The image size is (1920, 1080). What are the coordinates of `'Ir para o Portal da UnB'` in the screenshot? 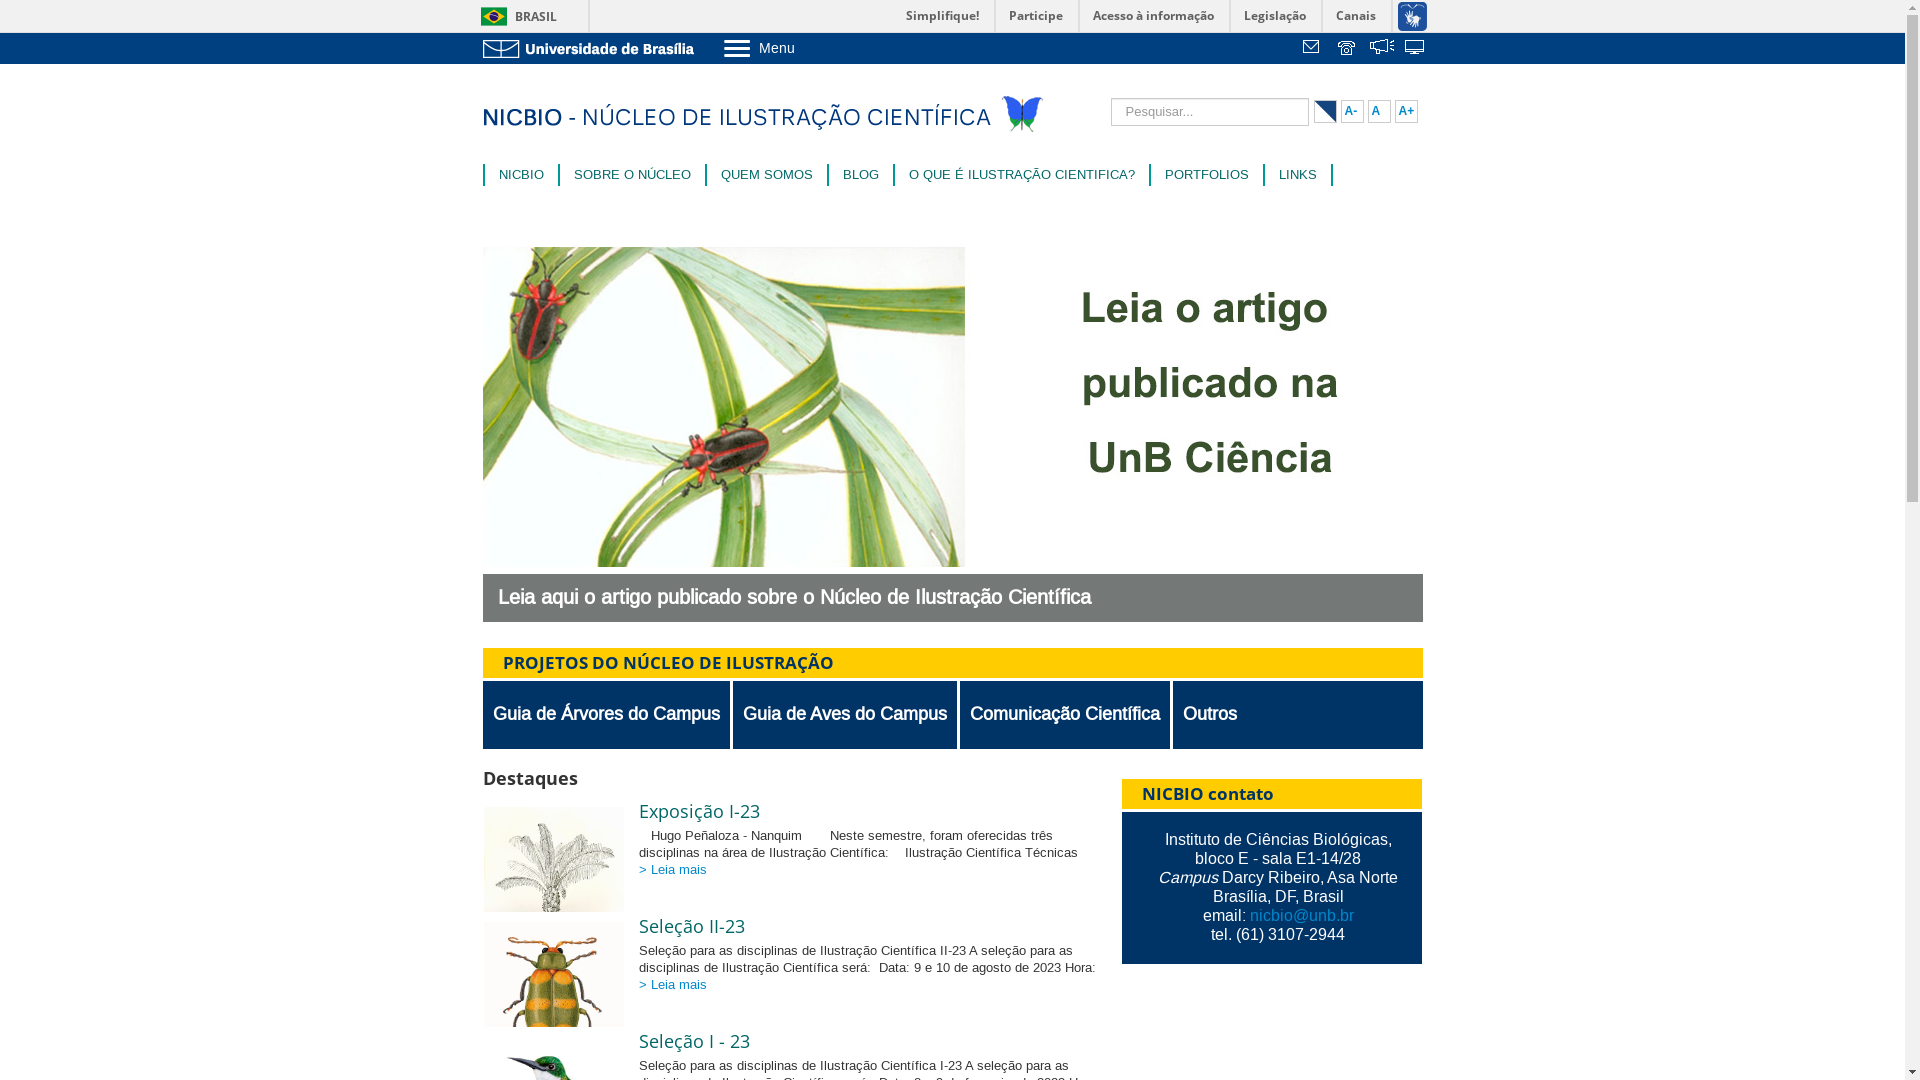 It's located at (590, 47).